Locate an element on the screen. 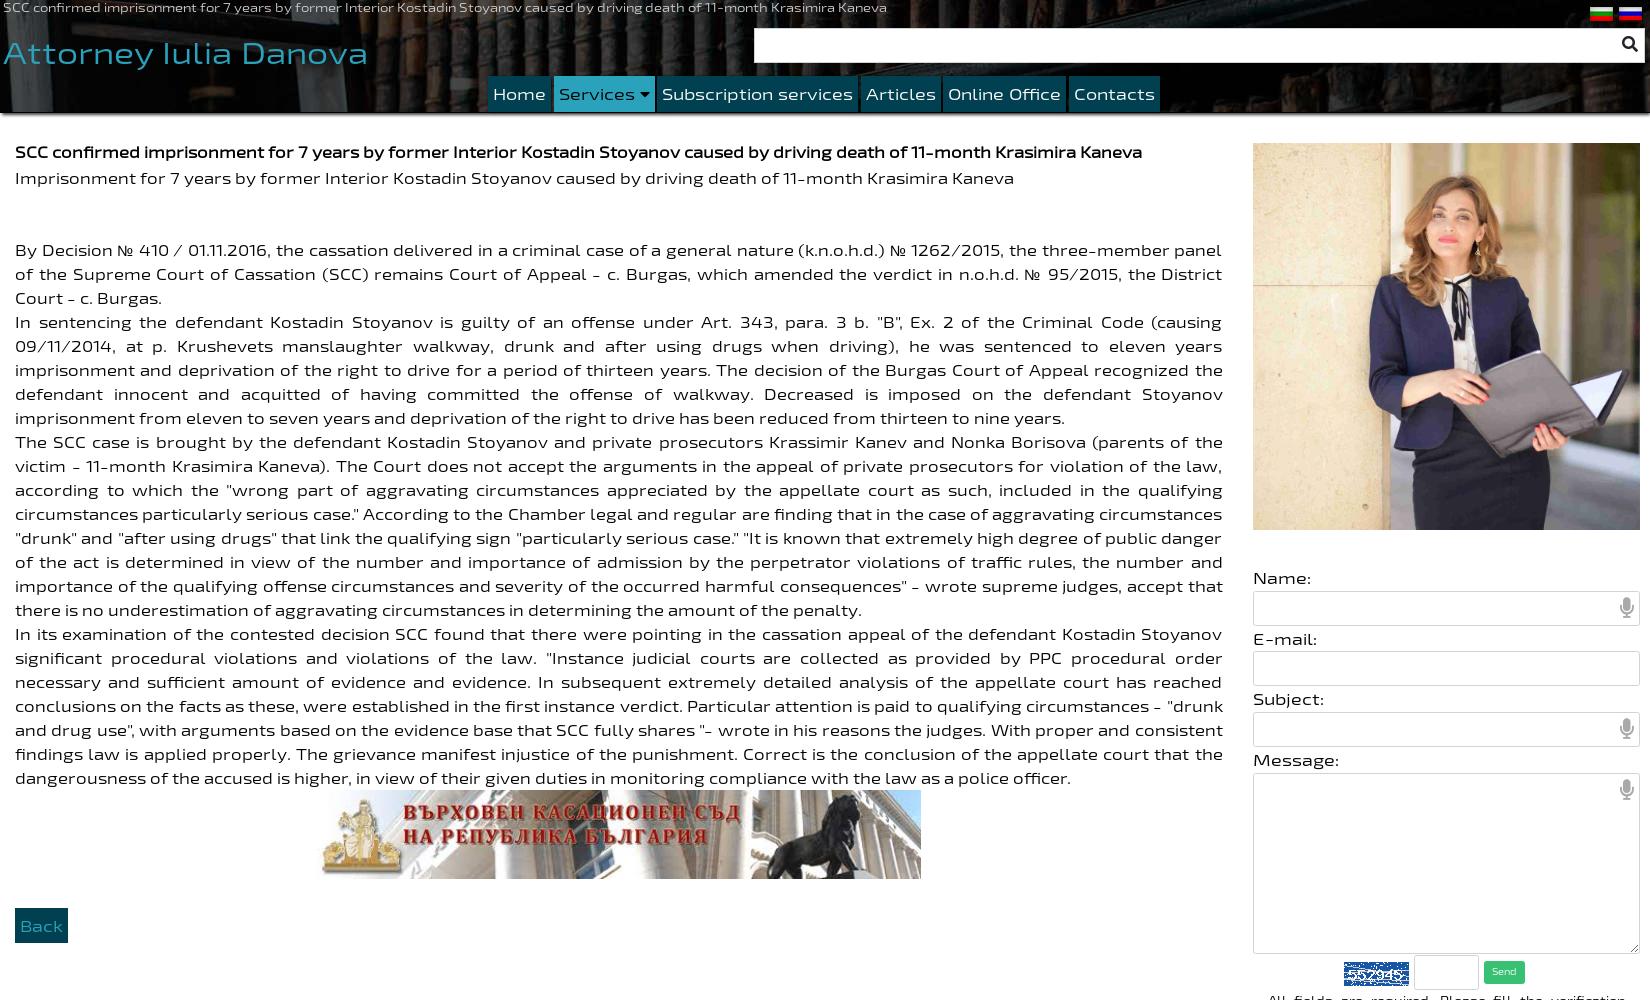 The image size is (1650, 1000). 'Message:' is located at coordinates (1293, 759).